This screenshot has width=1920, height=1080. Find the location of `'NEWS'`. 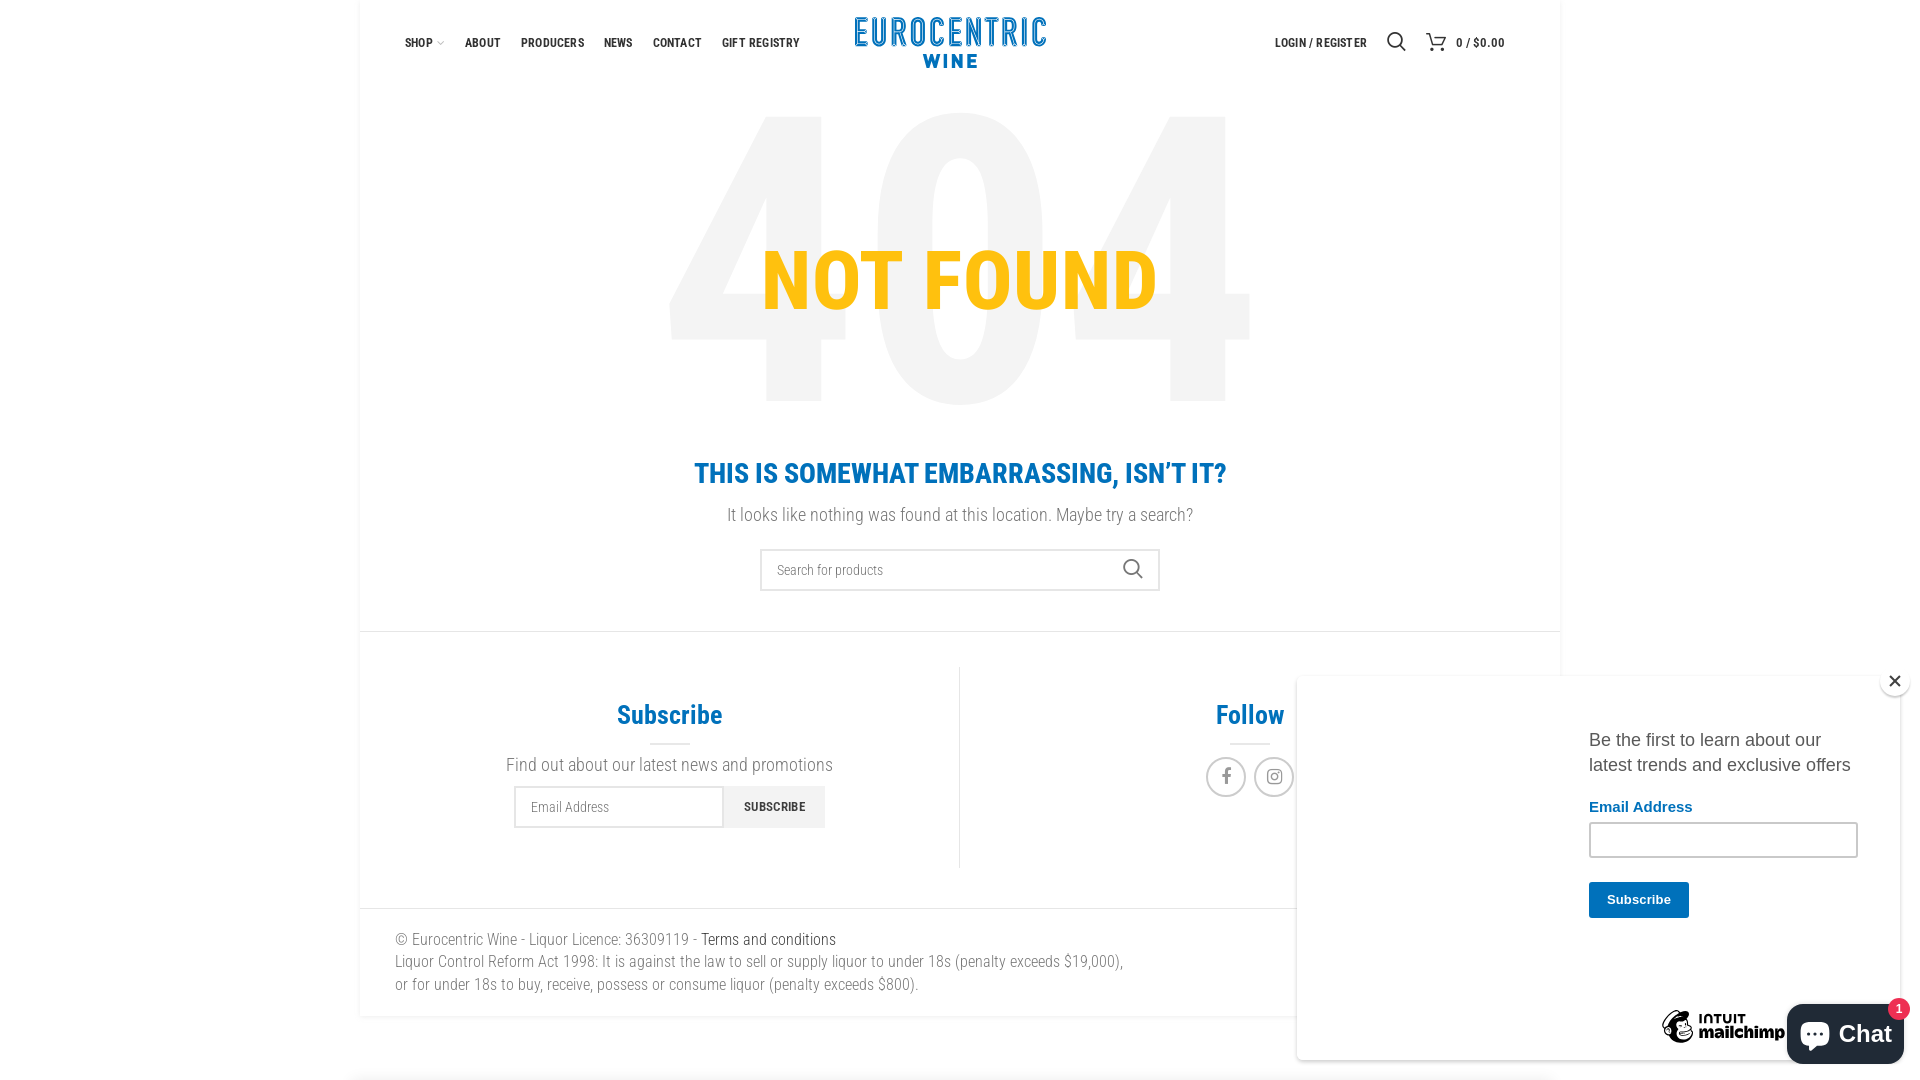

'NEWS' is located at coordinates (593, 42).